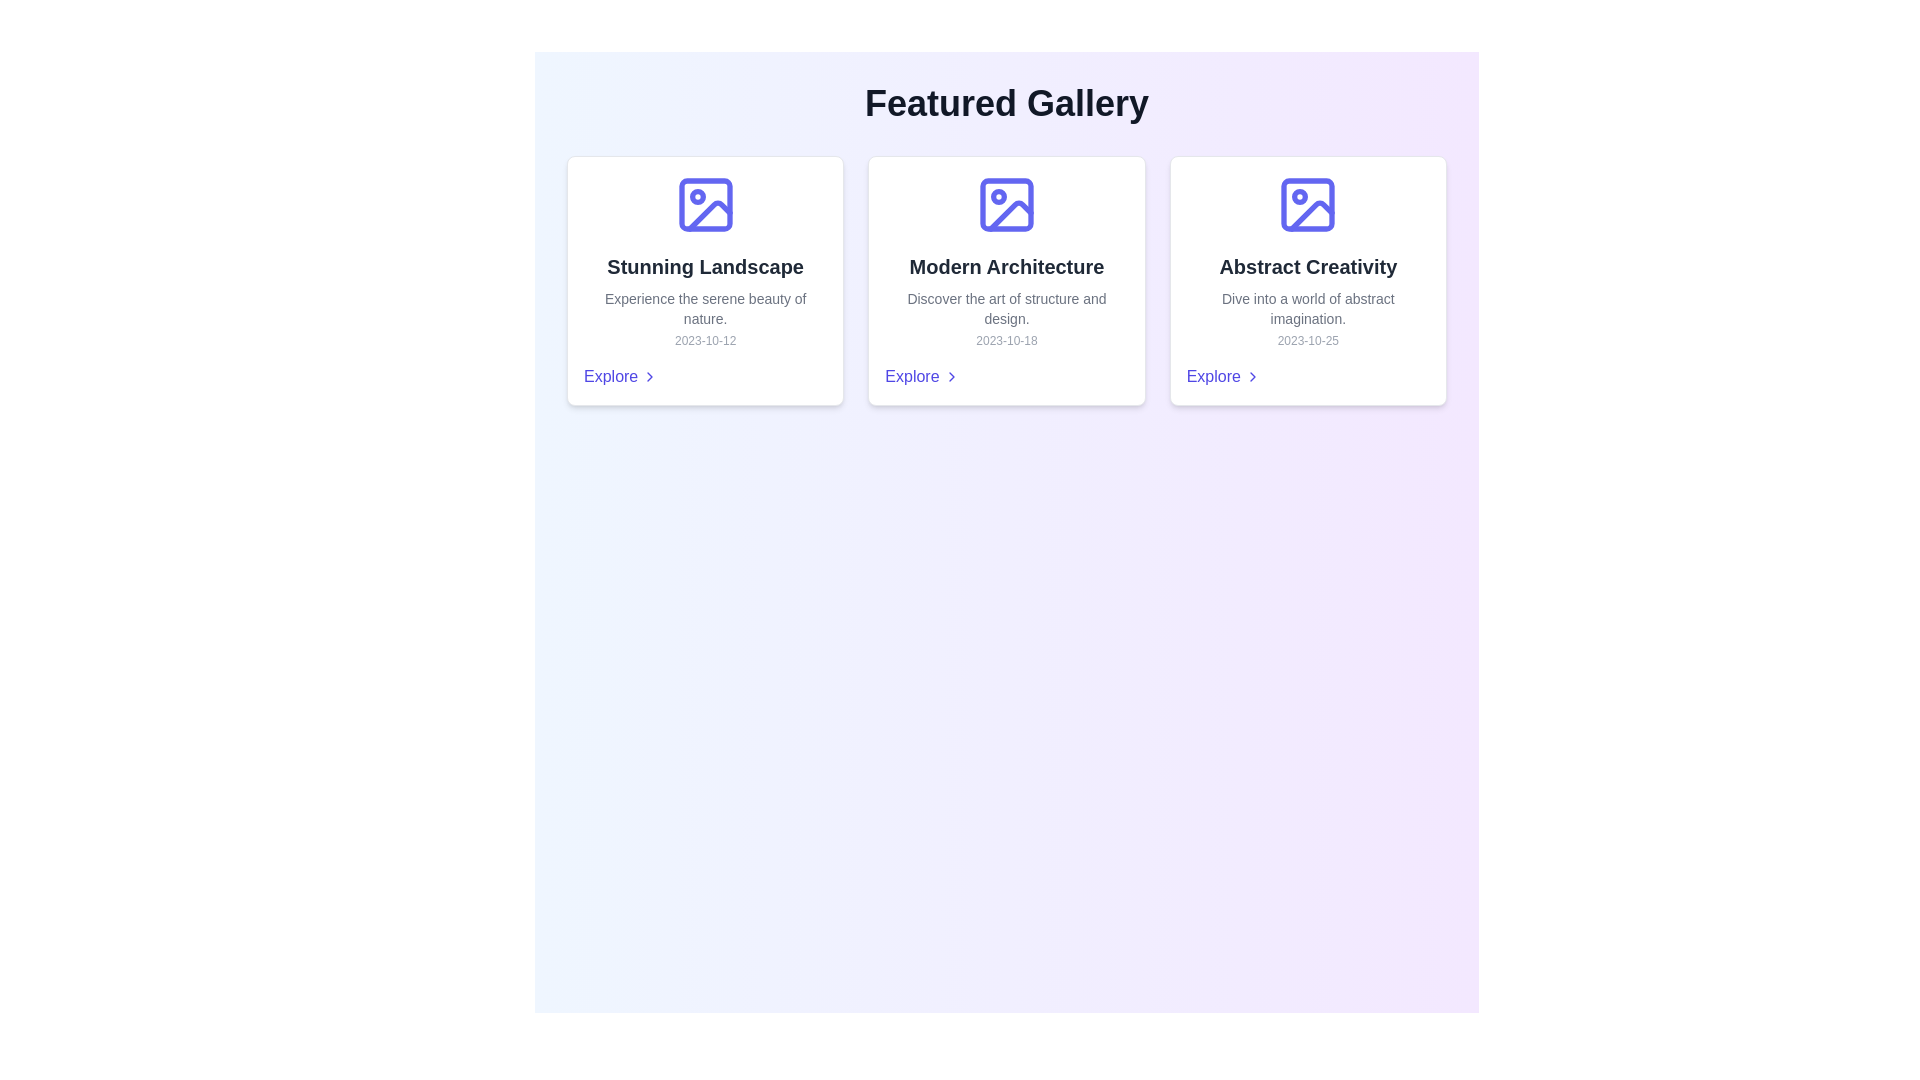 The height and width of the screenshot is (1080, 1920). What do you see at coordinates (1222, 377) in the screenshot?
I see `the link or button located at the bottom right of the 'Abstract Creativity' card` at bounding box center [1222, 377].